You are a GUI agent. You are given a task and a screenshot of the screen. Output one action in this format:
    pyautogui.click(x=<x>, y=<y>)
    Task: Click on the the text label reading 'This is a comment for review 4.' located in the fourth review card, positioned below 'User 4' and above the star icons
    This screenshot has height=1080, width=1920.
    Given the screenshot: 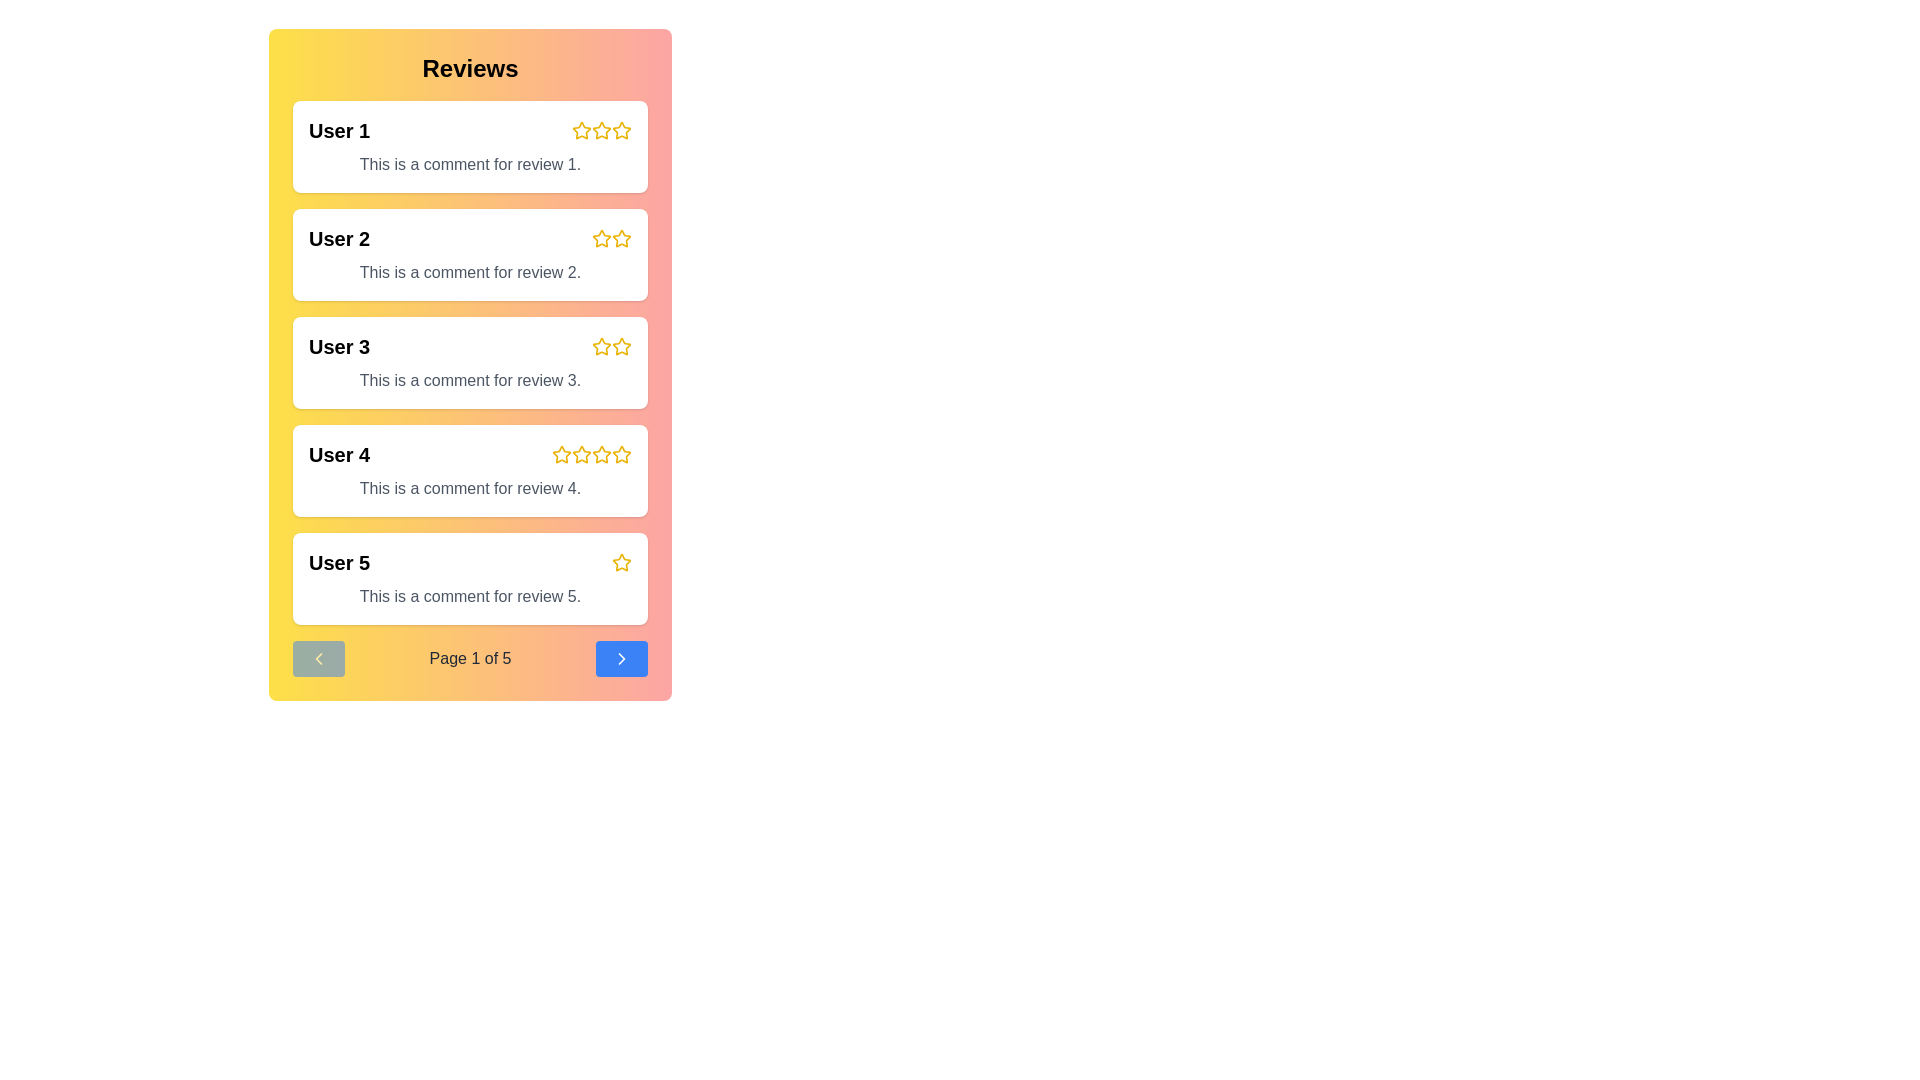 What is the action you would take?
    pyautogui.click(x=469, y=489)
    